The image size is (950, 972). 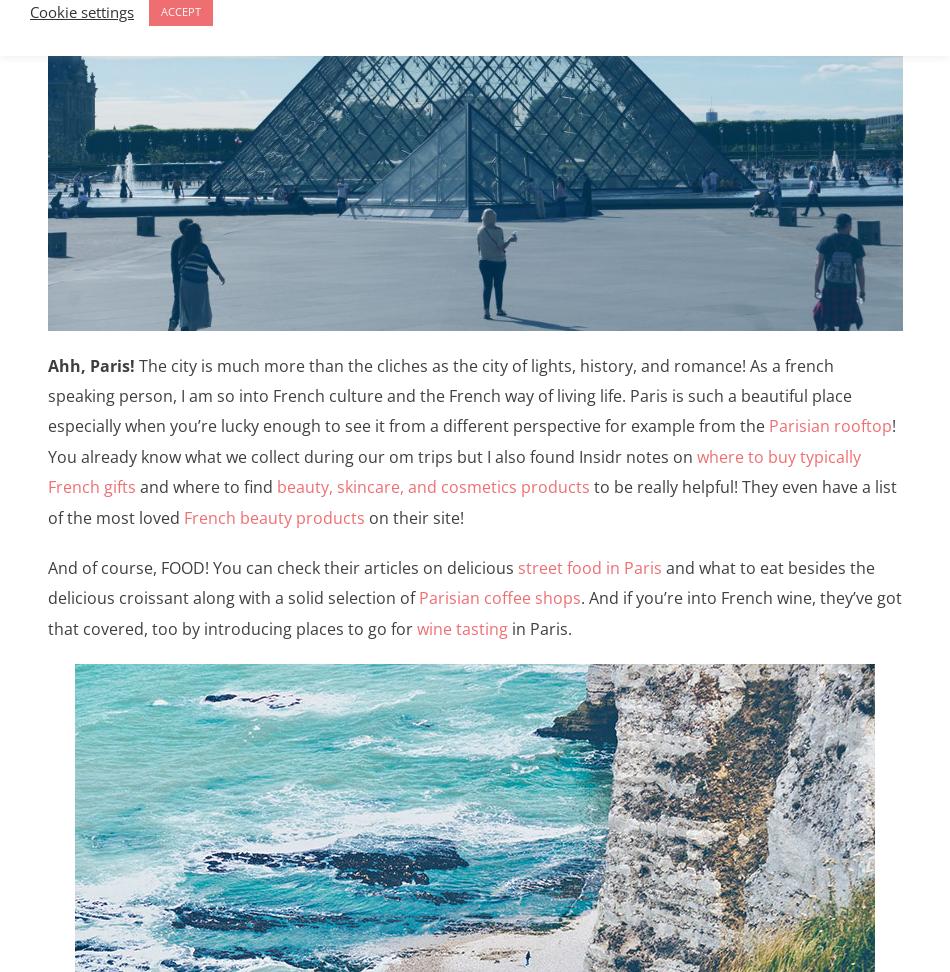 I want to click on 'Parisian coffee shops', so click(x=499, y=596).